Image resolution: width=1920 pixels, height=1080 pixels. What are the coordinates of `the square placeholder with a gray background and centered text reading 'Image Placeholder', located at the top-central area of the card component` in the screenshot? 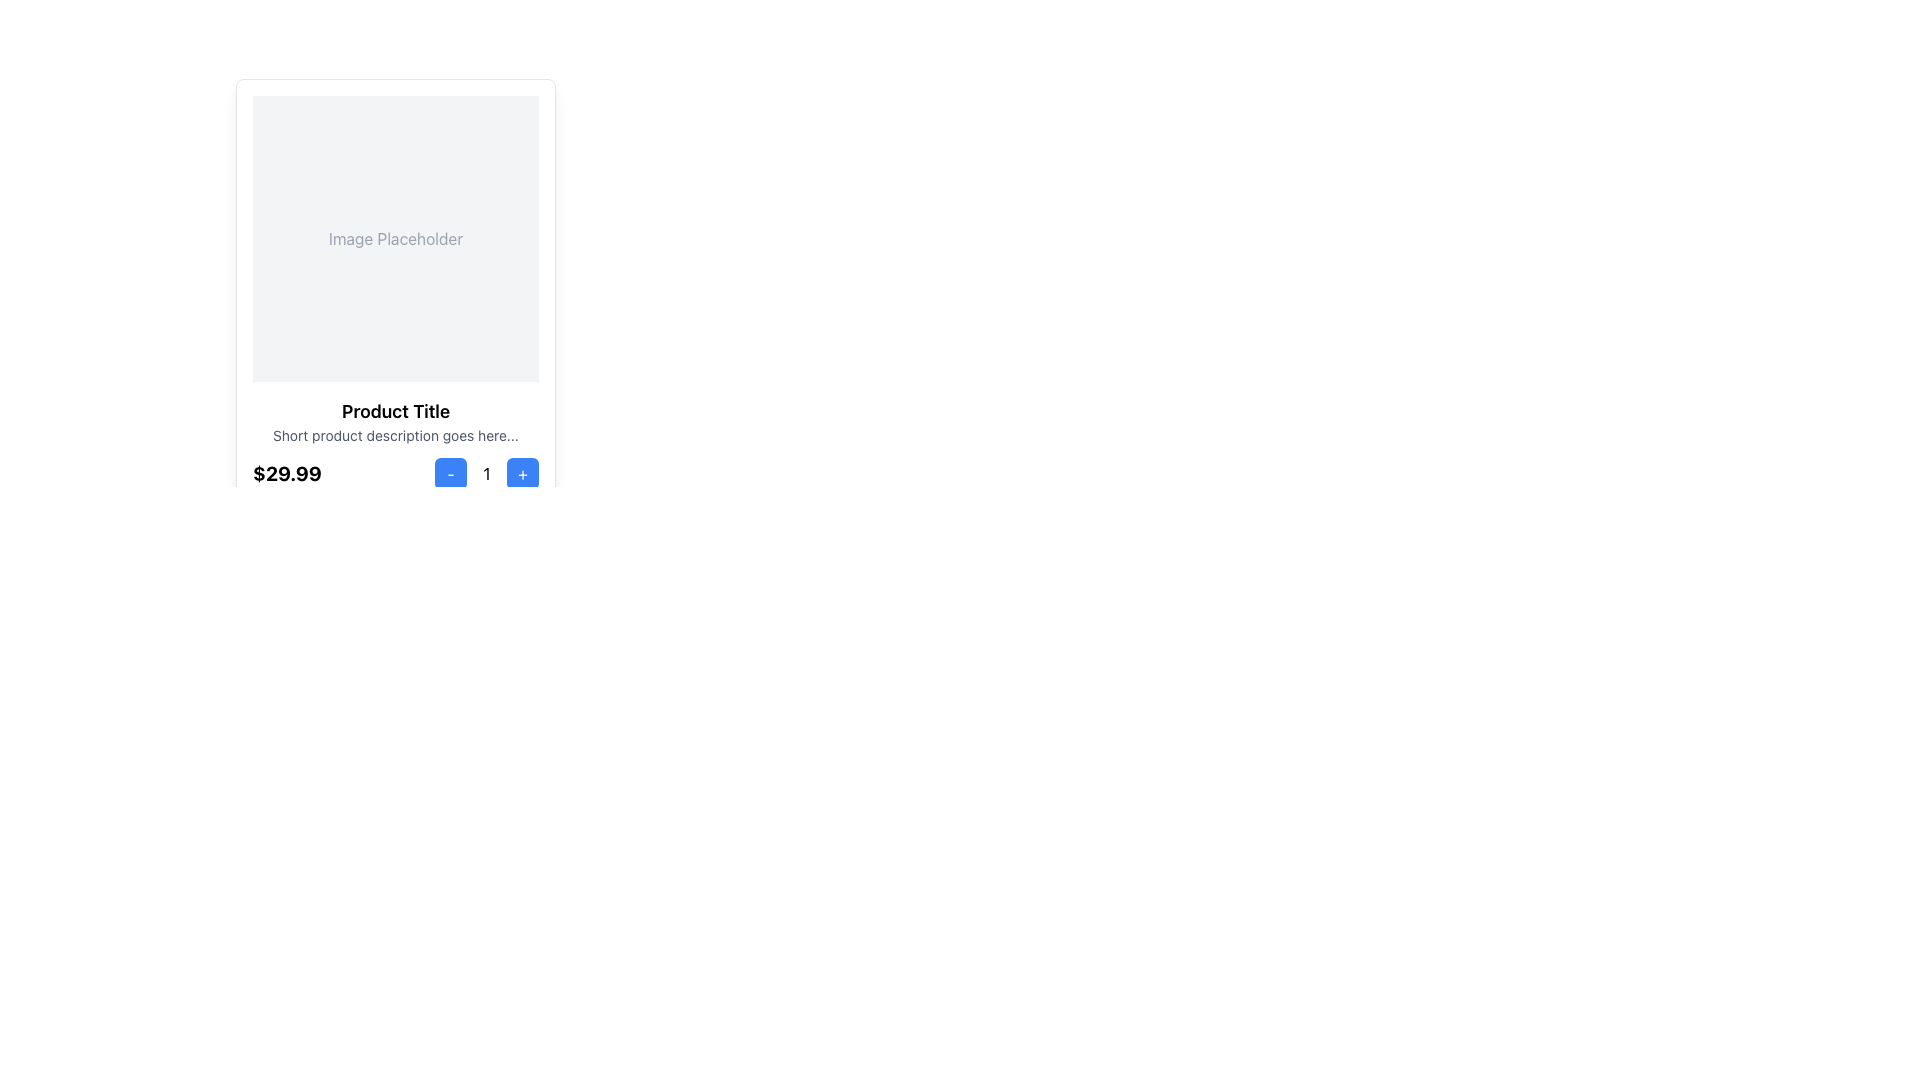 It's located at (395, 238).